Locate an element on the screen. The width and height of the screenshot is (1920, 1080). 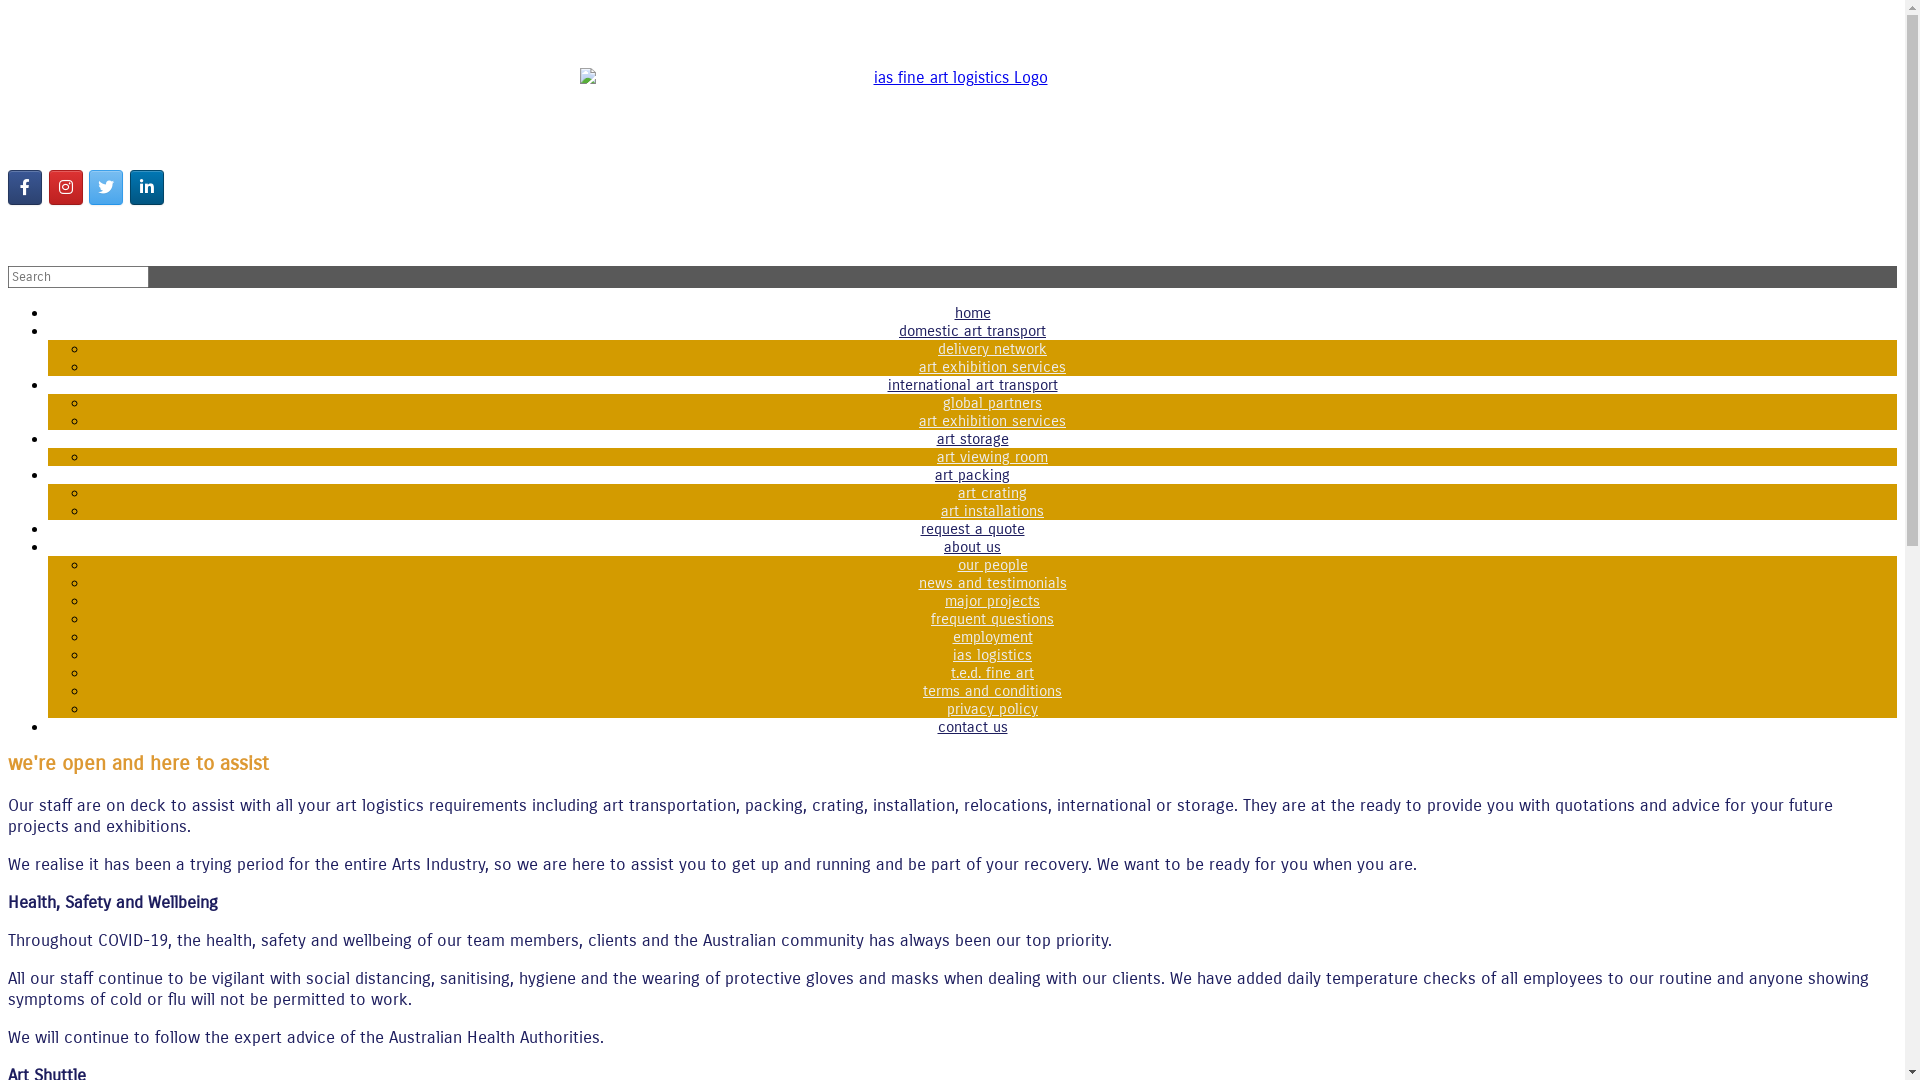
'home' is located at coordinates (971, 312).